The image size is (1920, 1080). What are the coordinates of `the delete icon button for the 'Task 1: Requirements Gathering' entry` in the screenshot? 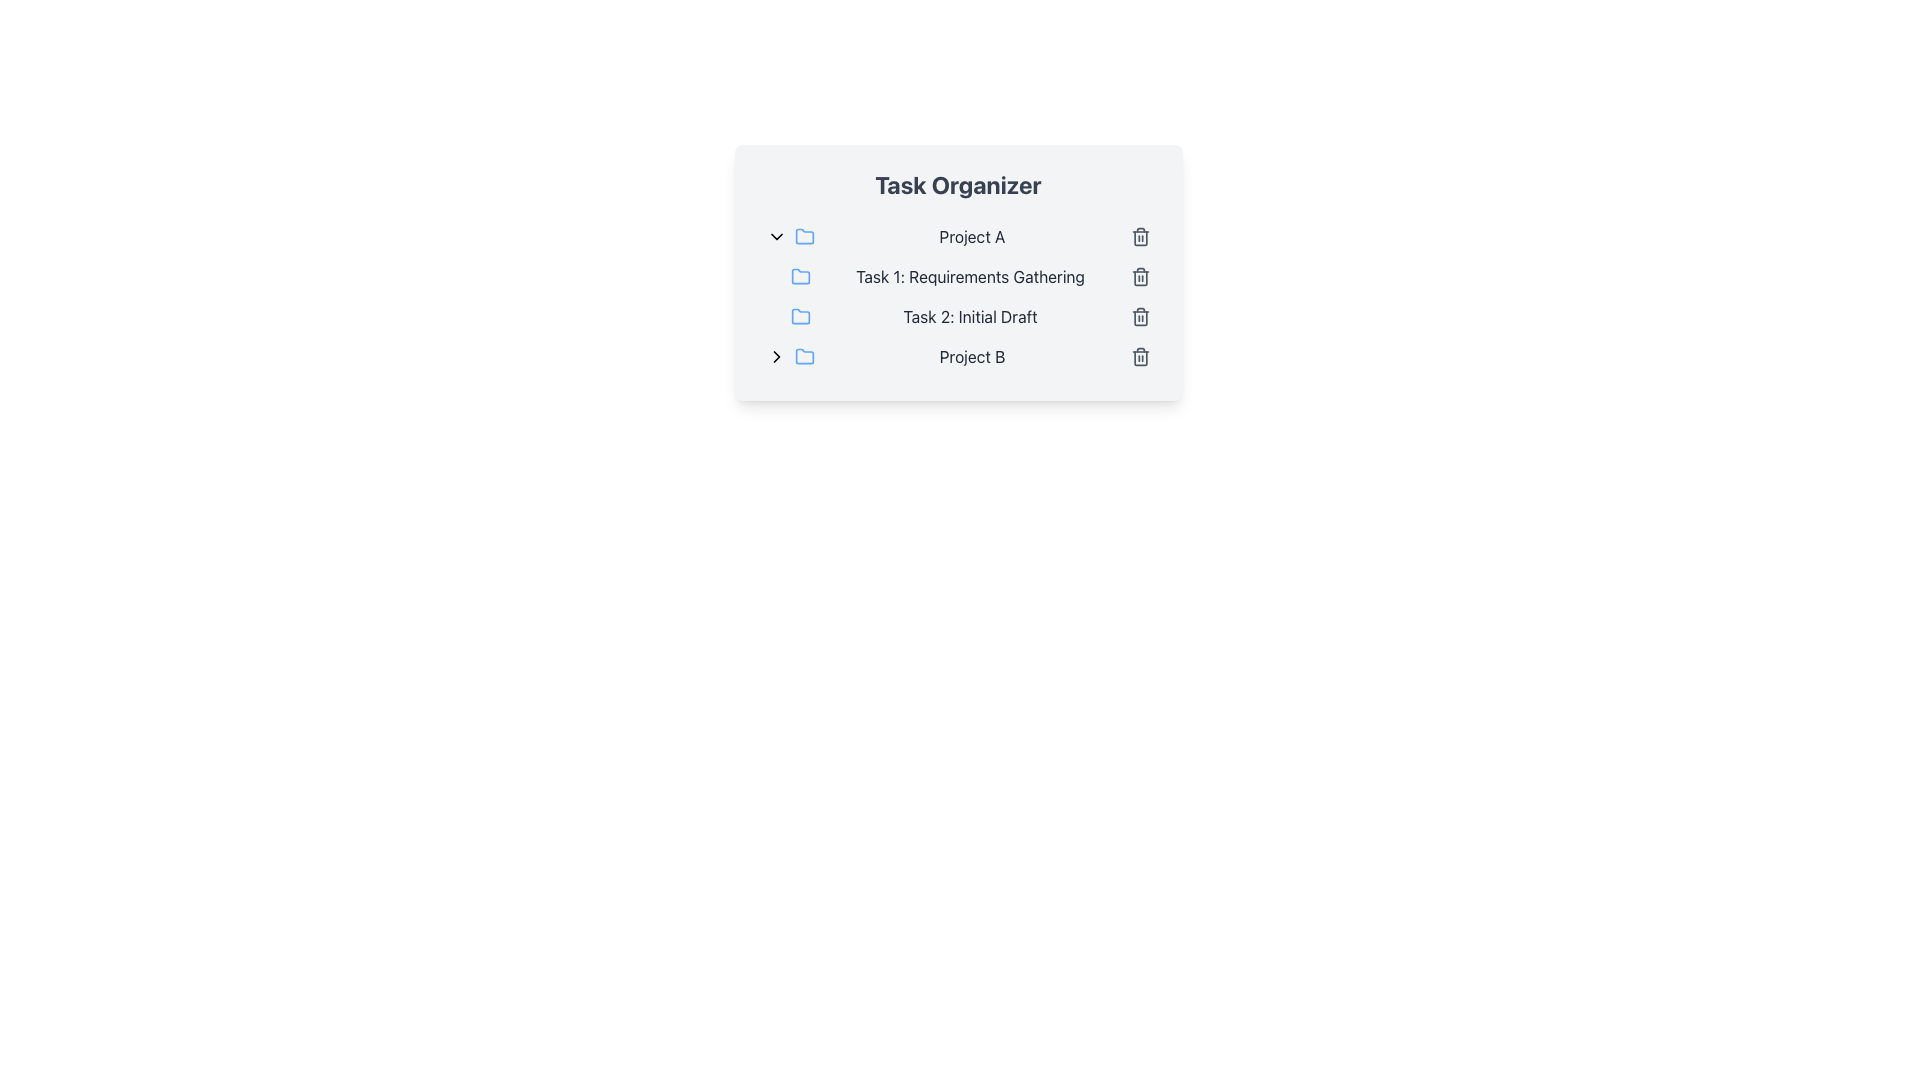 It's located at (1140, 278).